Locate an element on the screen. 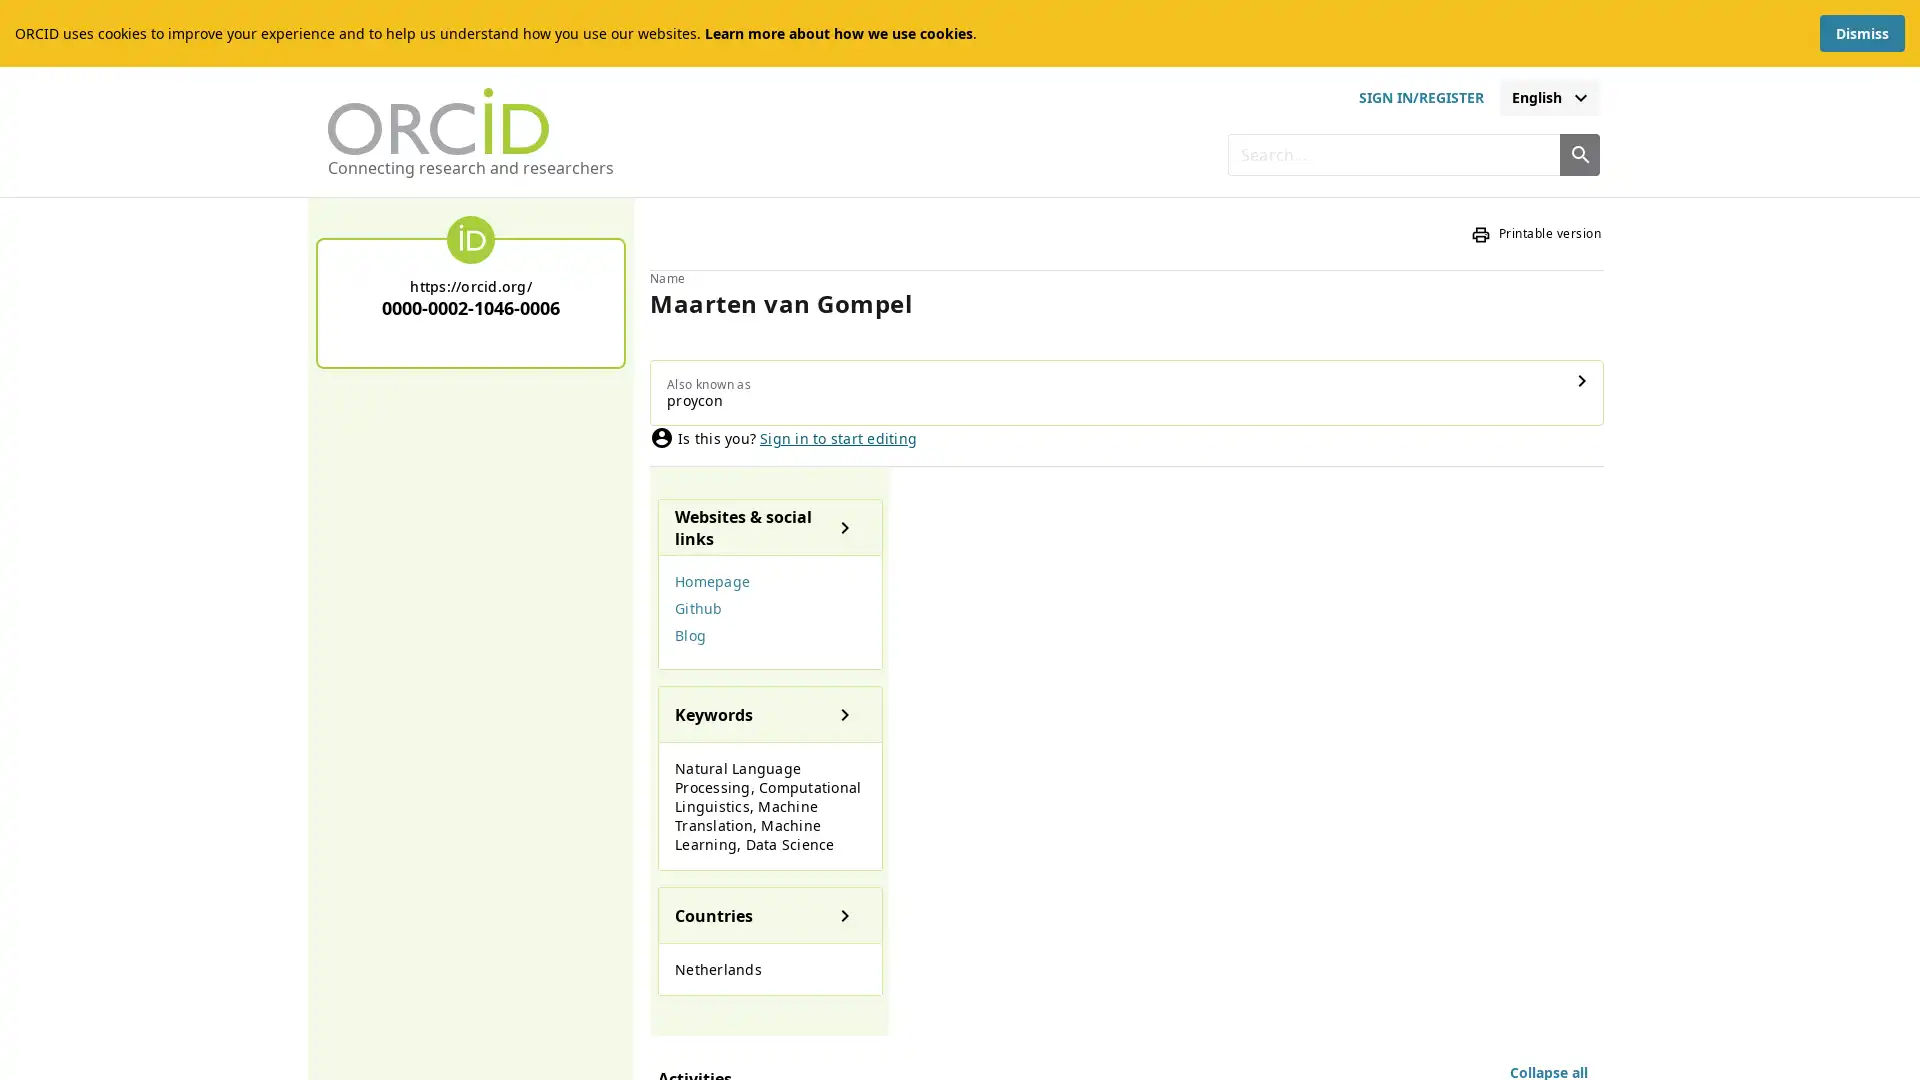 The image size is (1920, 1080). Show details is located at coordinates (589, 427).